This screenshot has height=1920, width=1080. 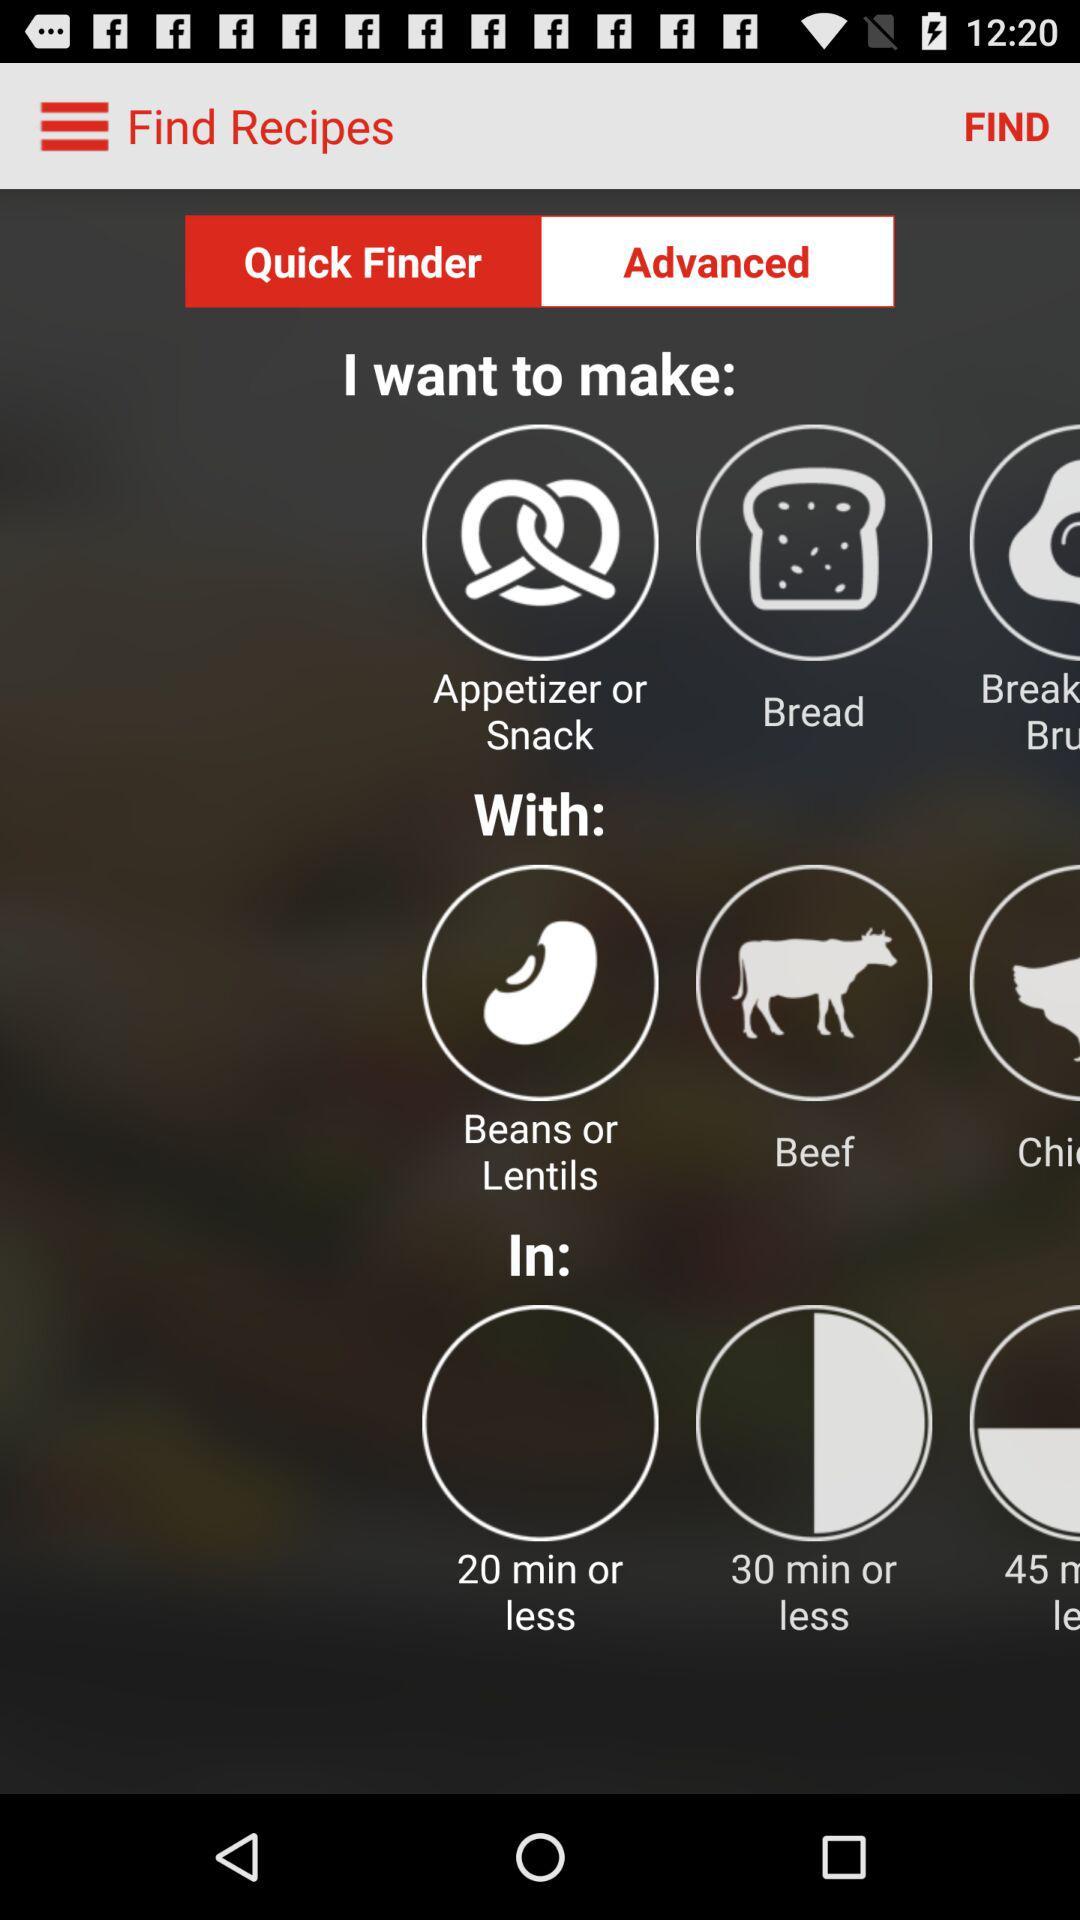 What do you see at coordinates (716, 260) in the screenshot?
I see `advanced` at bounding box center [716, 260].